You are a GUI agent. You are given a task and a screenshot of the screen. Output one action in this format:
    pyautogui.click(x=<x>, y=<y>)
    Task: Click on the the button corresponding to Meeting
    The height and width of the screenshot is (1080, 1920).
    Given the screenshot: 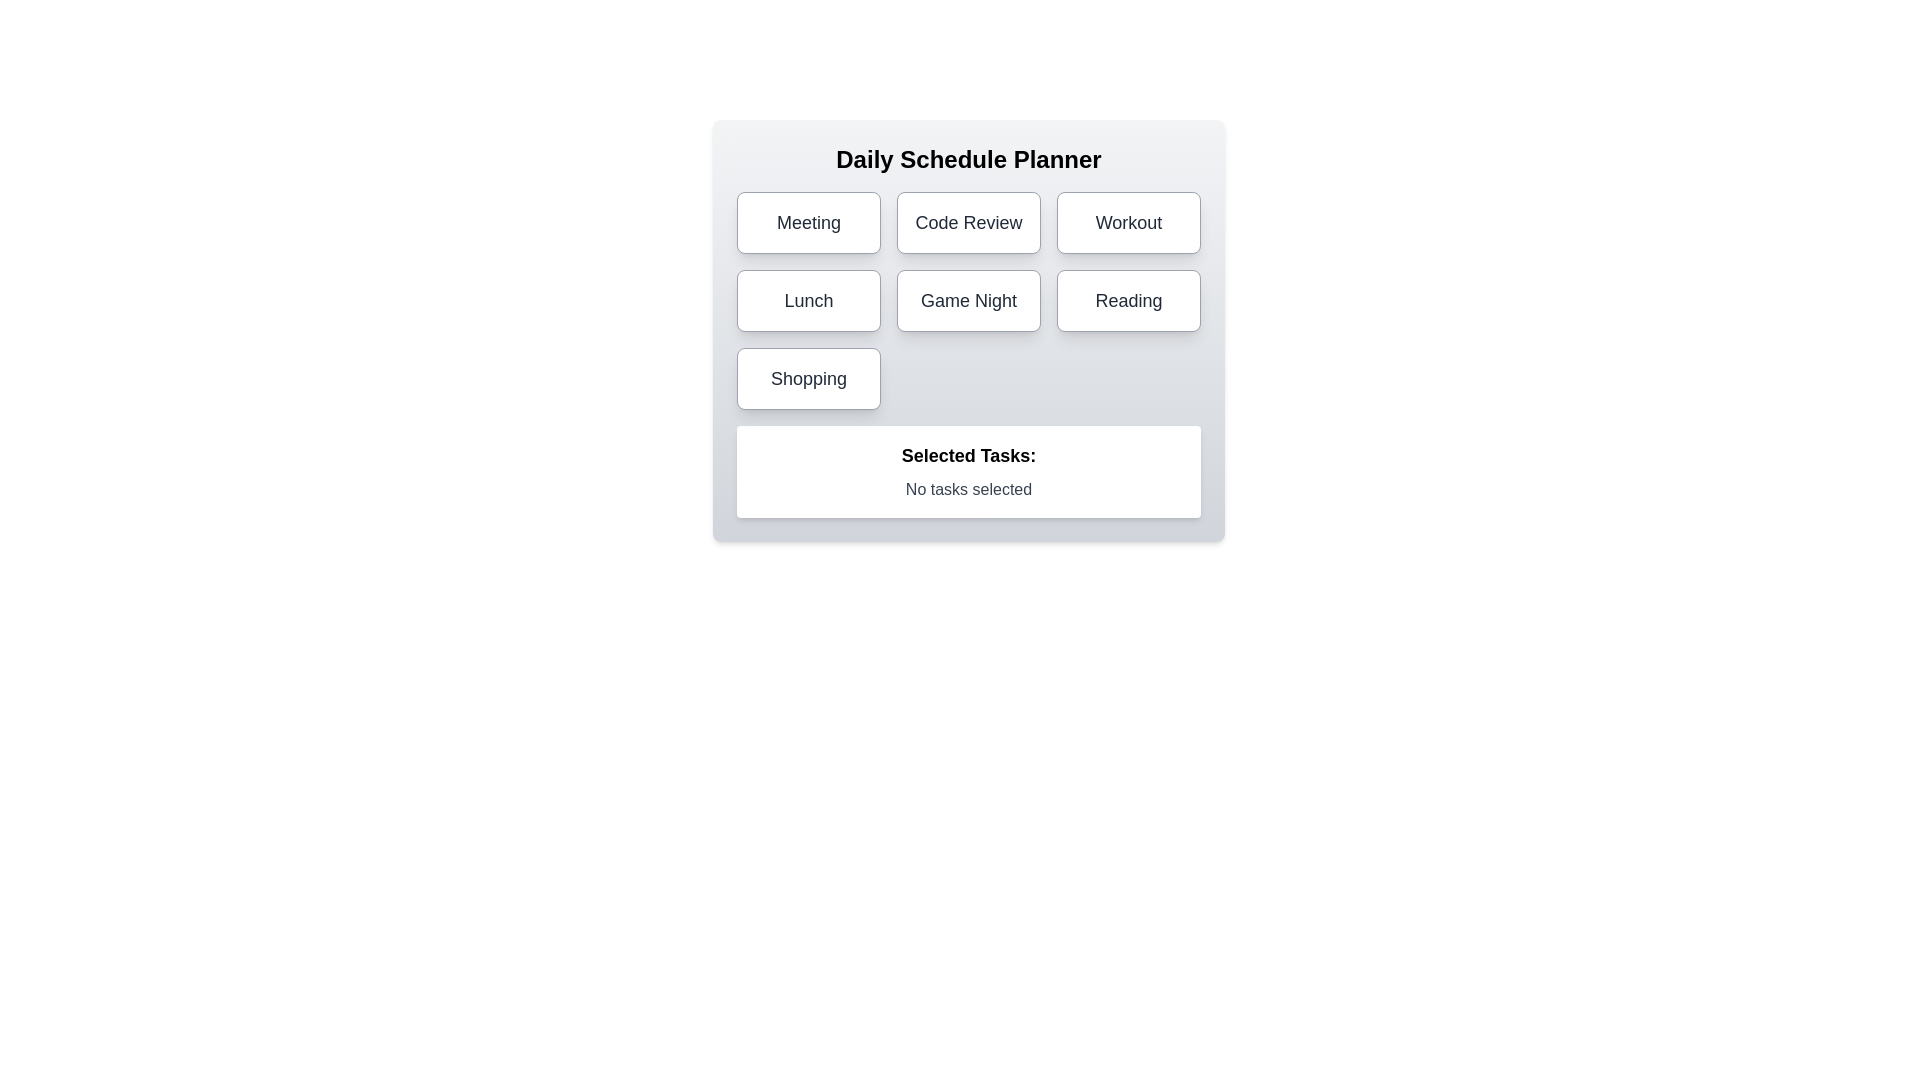 What is the action you would take?
    pyautogui.click(x=809, y=223)
    